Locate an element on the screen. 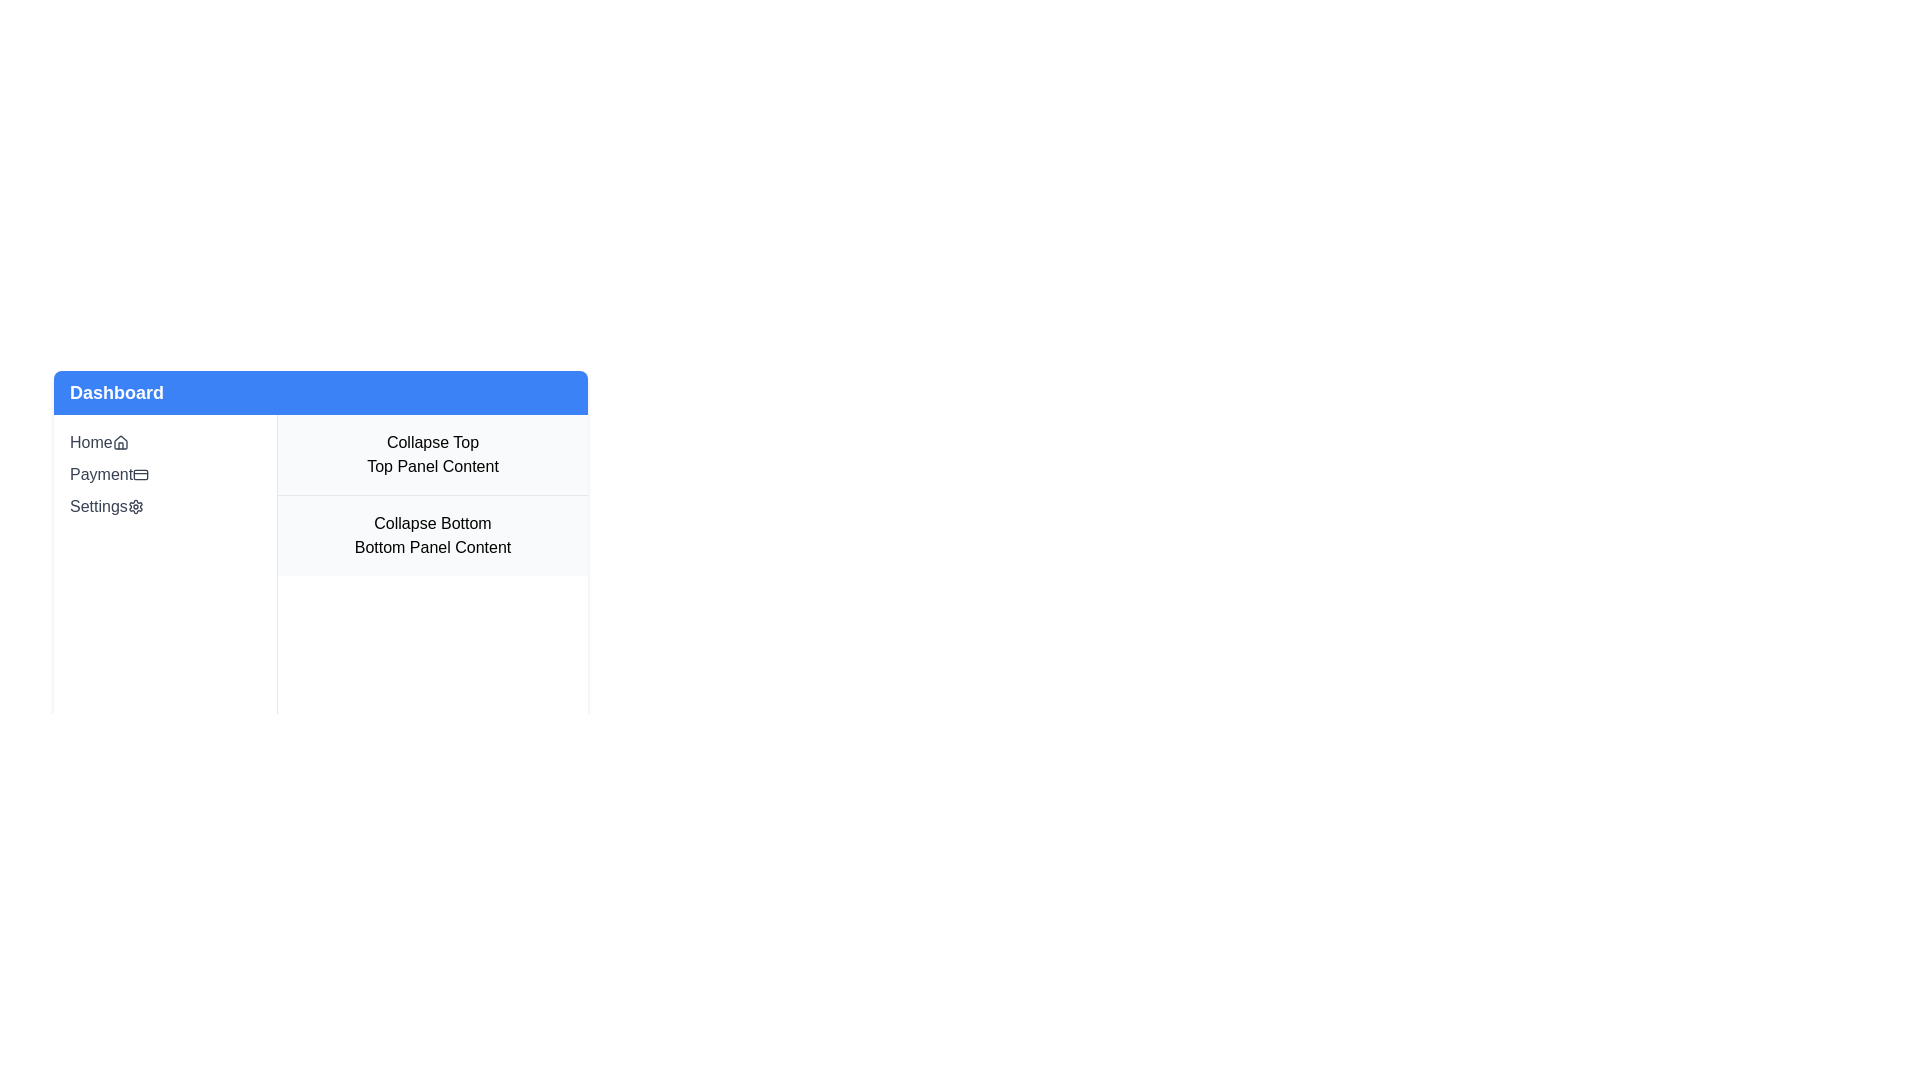 The image size is (1920, 1080). the credit card icon located in the Payment section of the left sidebar menu is located at coordinates (140, 474).